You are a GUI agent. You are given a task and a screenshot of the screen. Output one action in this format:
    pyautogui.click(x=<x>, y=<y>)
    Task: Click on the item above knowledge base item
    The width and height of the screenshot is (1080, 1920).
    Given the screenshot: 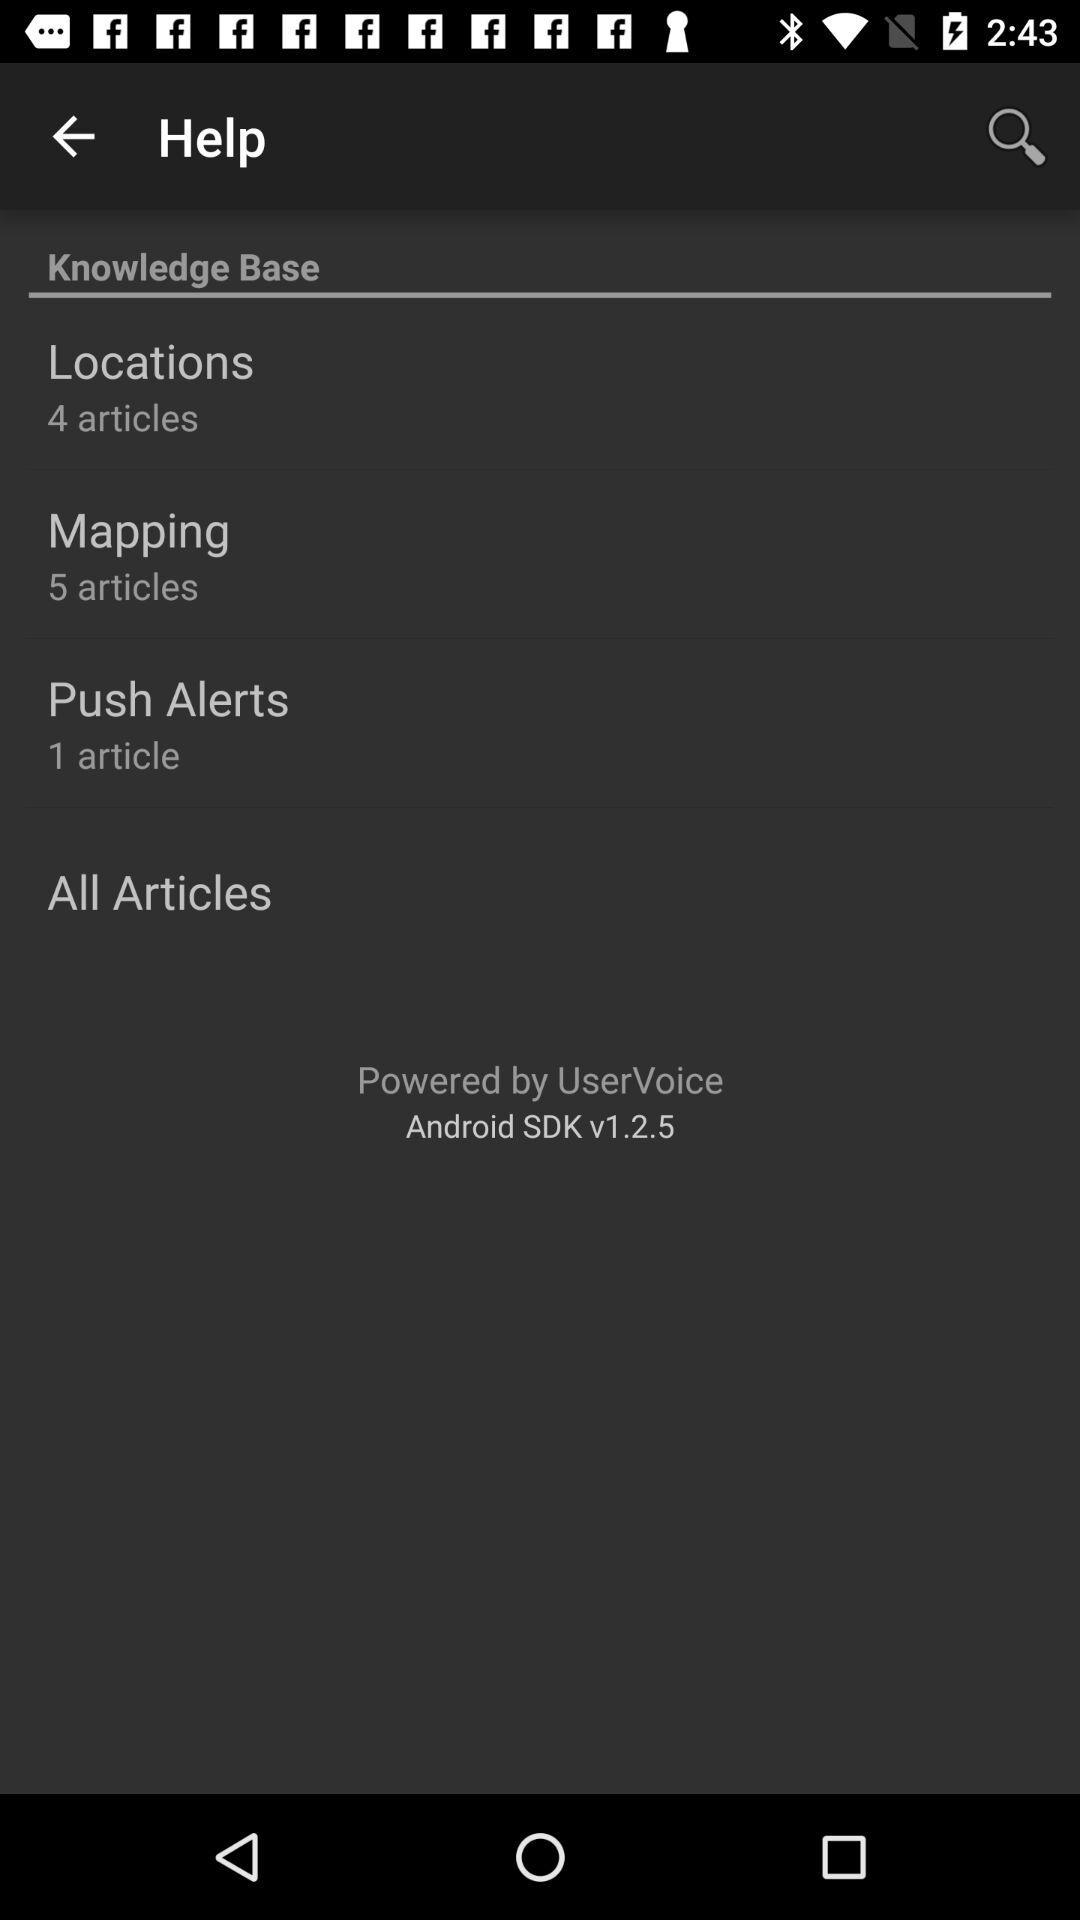 What is the action you would take?
    pyautogui.click(x=72, y=135)
    